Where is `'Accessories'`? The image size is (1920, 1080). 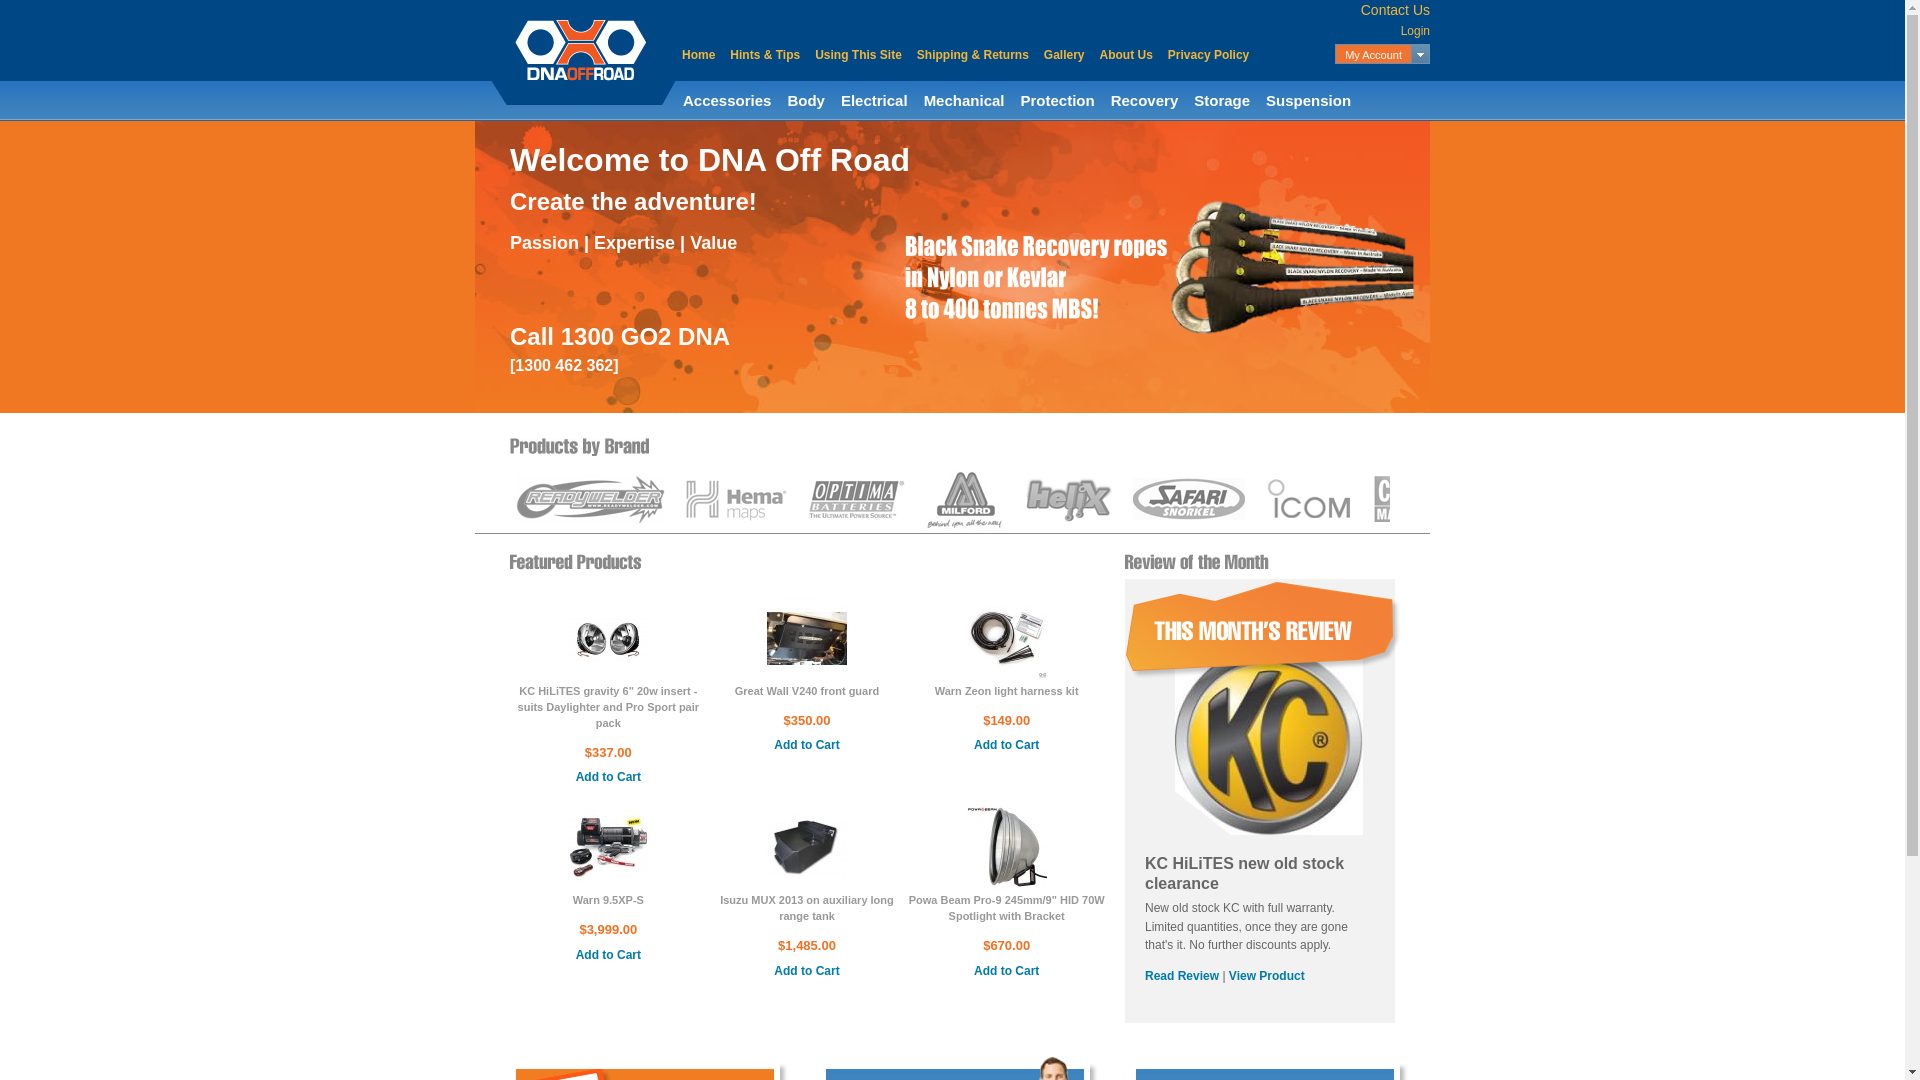
'Accessories' is located at coordinates (725, 100).